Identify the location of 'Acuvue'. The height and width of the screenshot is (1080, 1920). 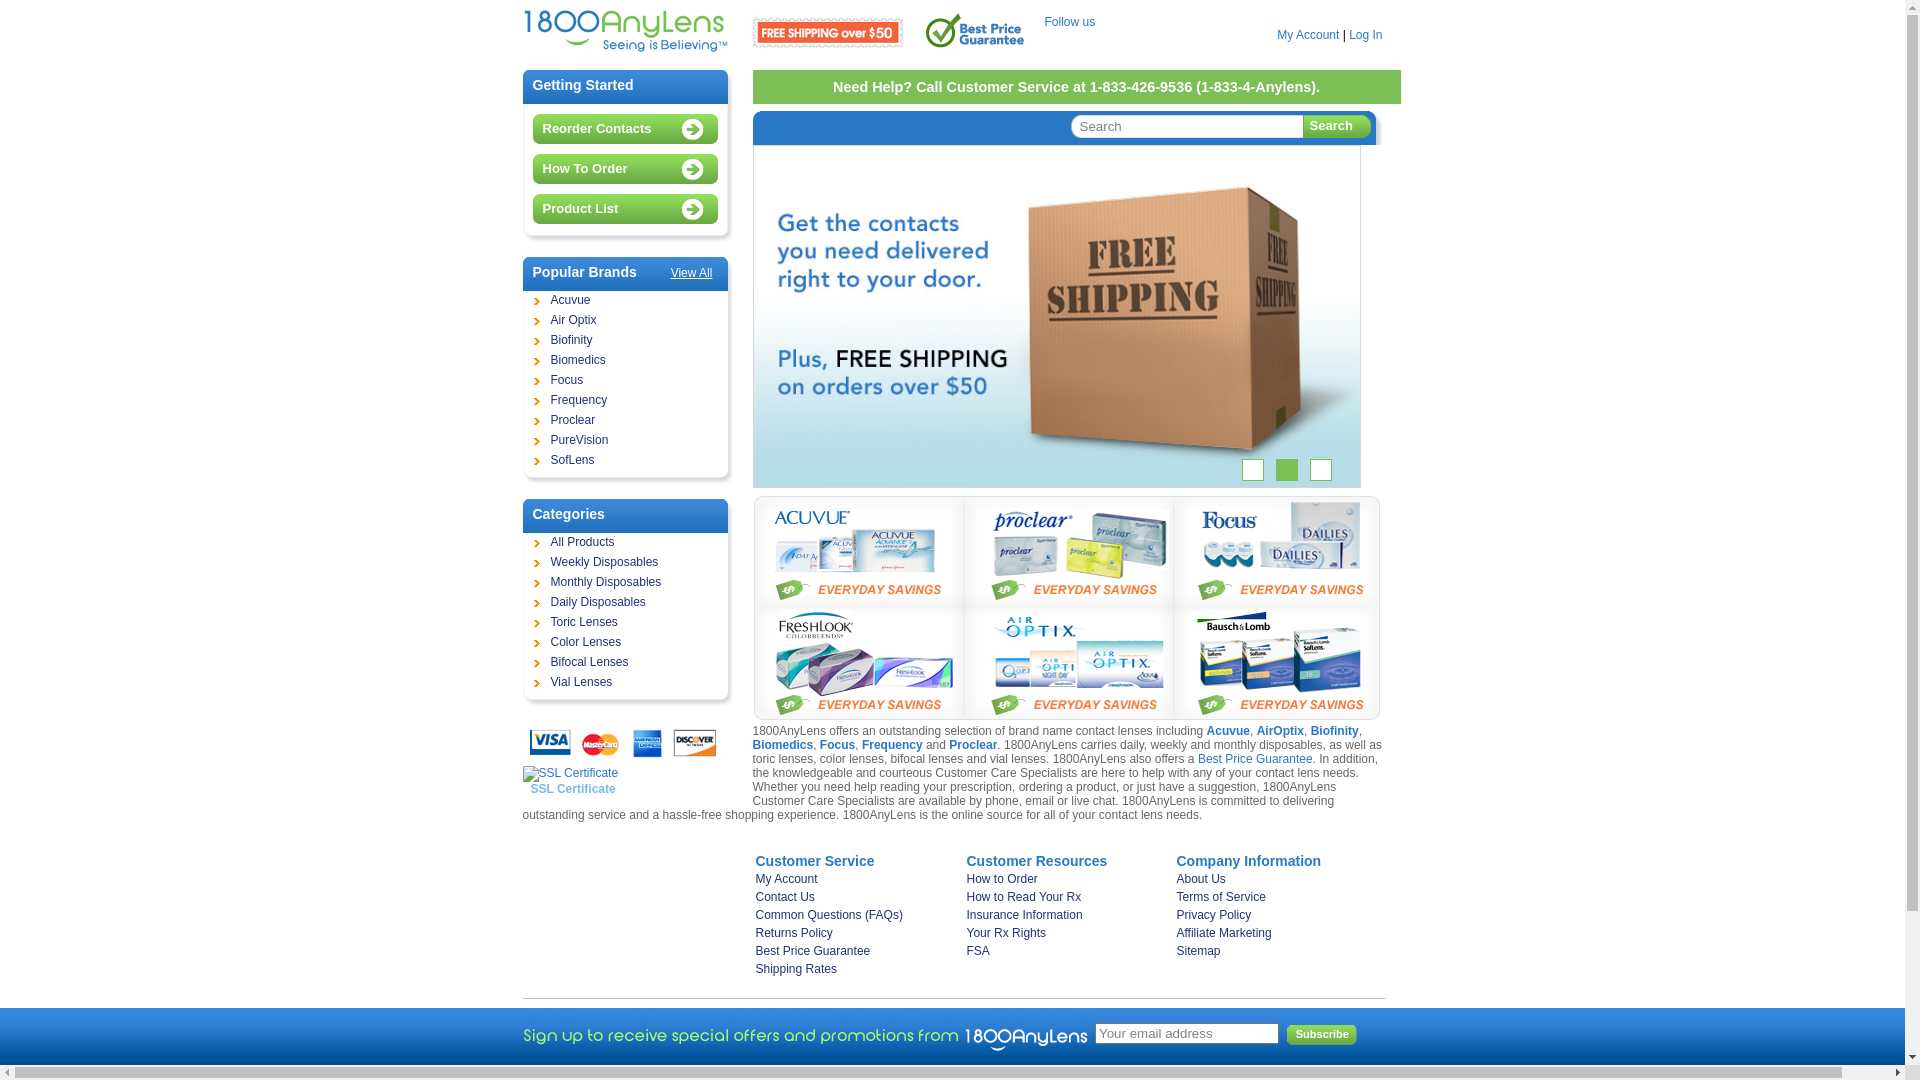
(624, 300).